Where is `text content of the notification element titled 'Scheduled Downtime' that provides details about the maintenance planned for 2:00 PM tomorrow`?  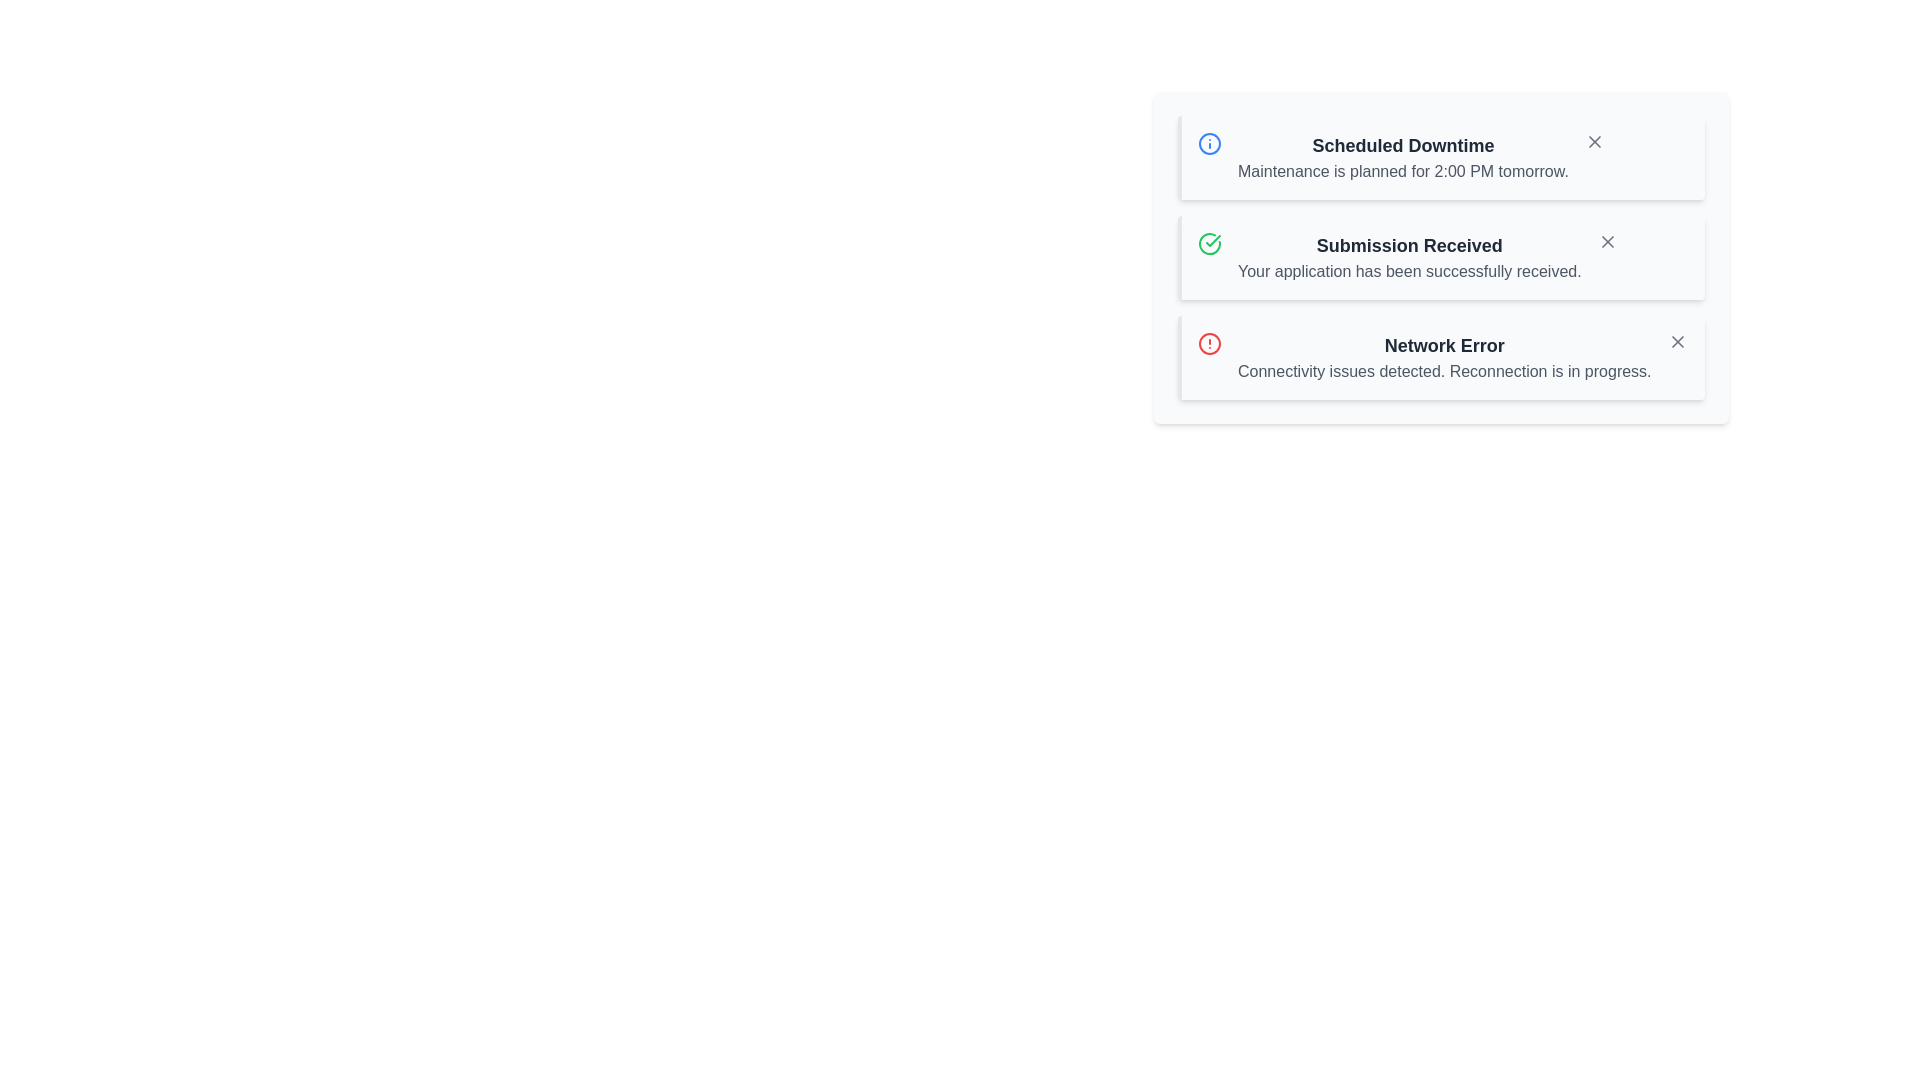
text content of the notification element titled 'Scheduled Downtime' that provides details about the maintenance planned for 2:00 PM tomorrow is located at coordinates (1402, 157).